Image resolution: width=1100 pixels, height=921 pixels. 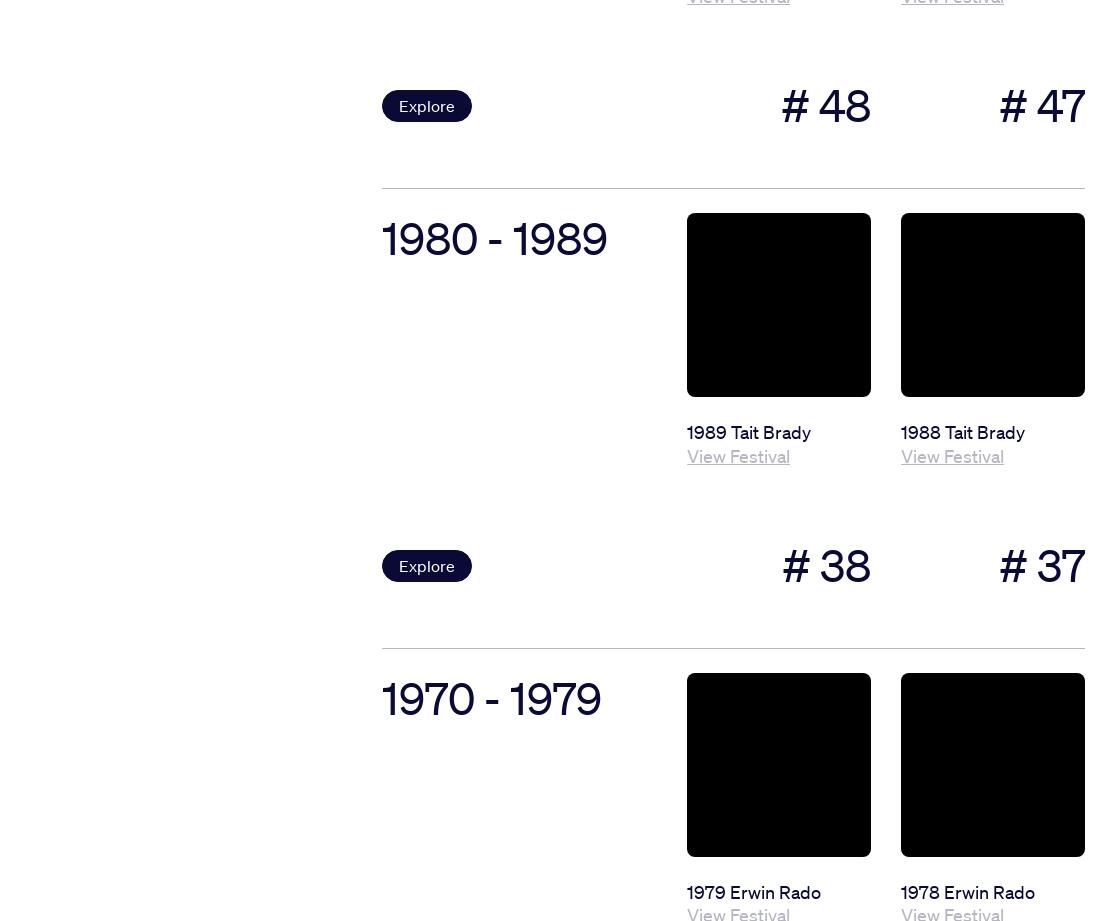 I want to click on '# 47', so click(x=1041, y=105).